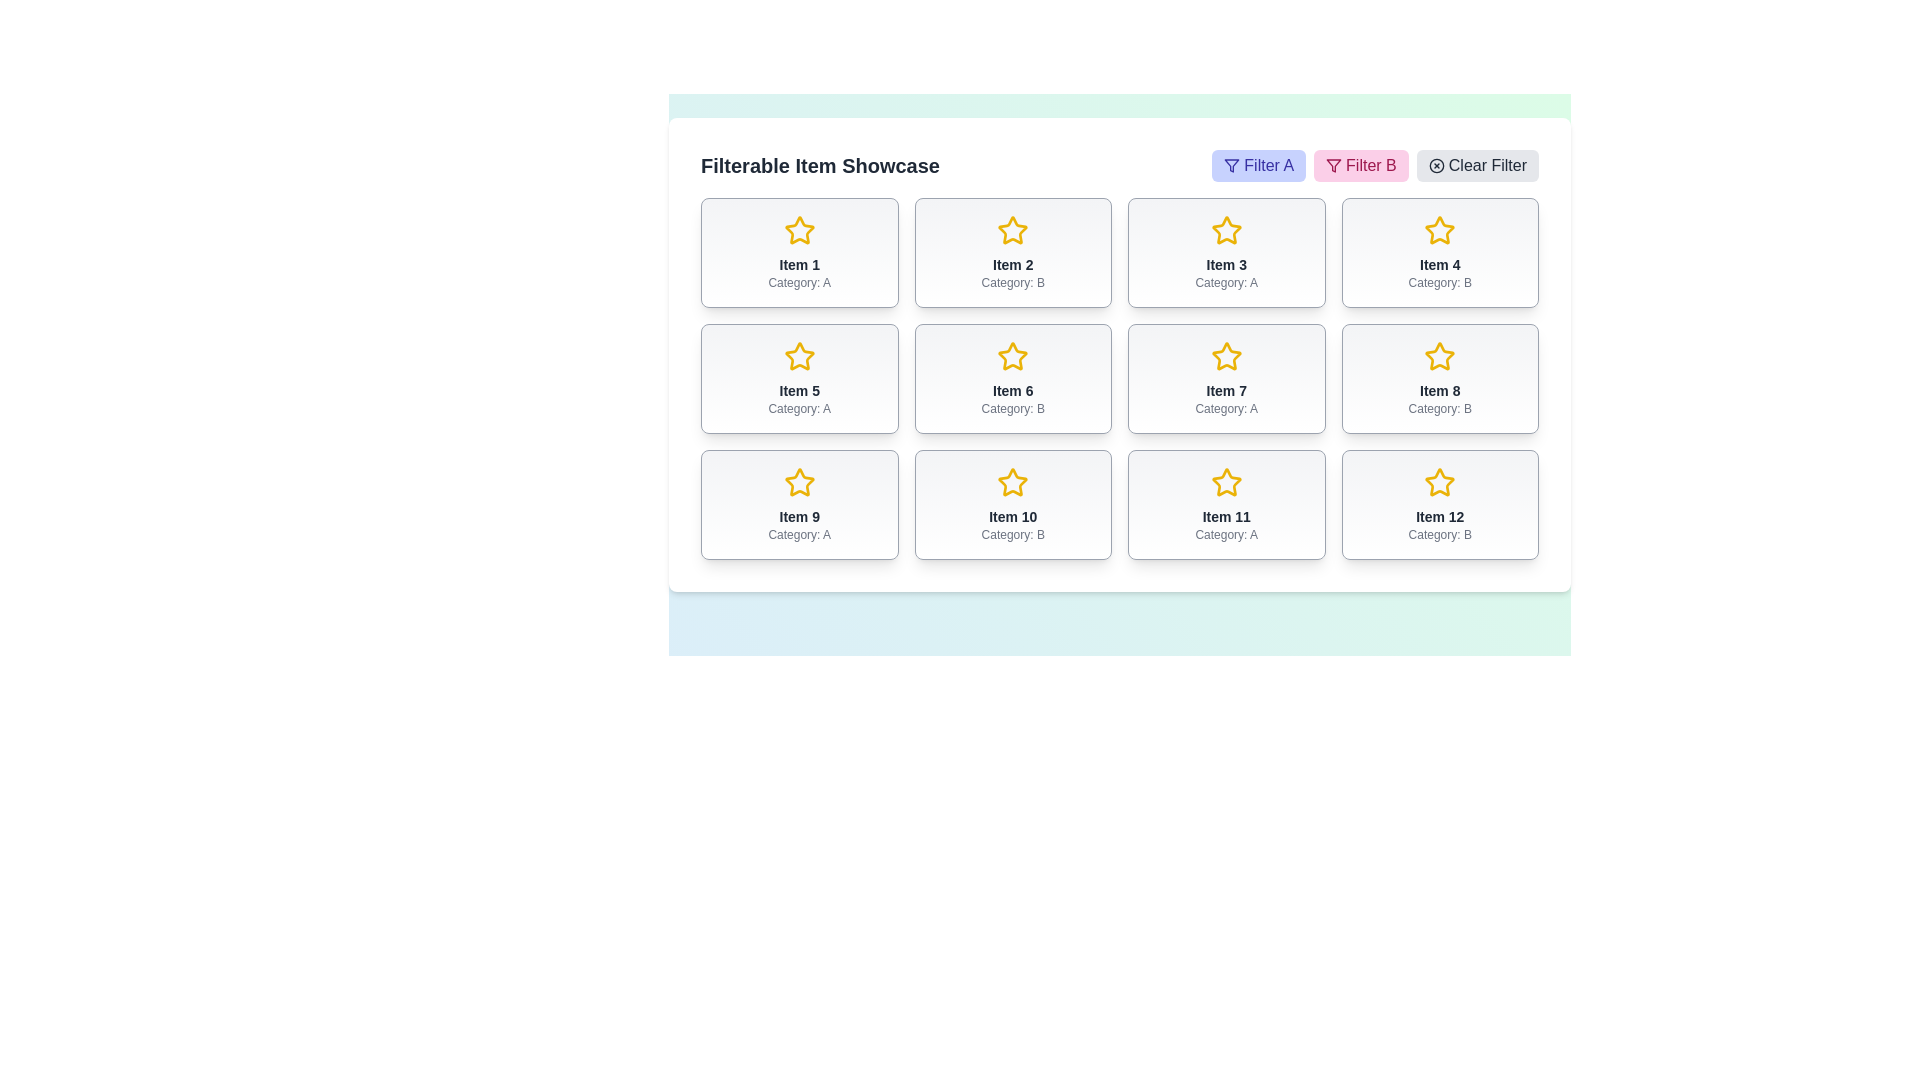 This screenshot has height=1080, width=1920. I want to click on the star-shaped icon styled in yellow with a white center, located inside the card labeled 'Item 9' in the grid layout, so click(798, 482).